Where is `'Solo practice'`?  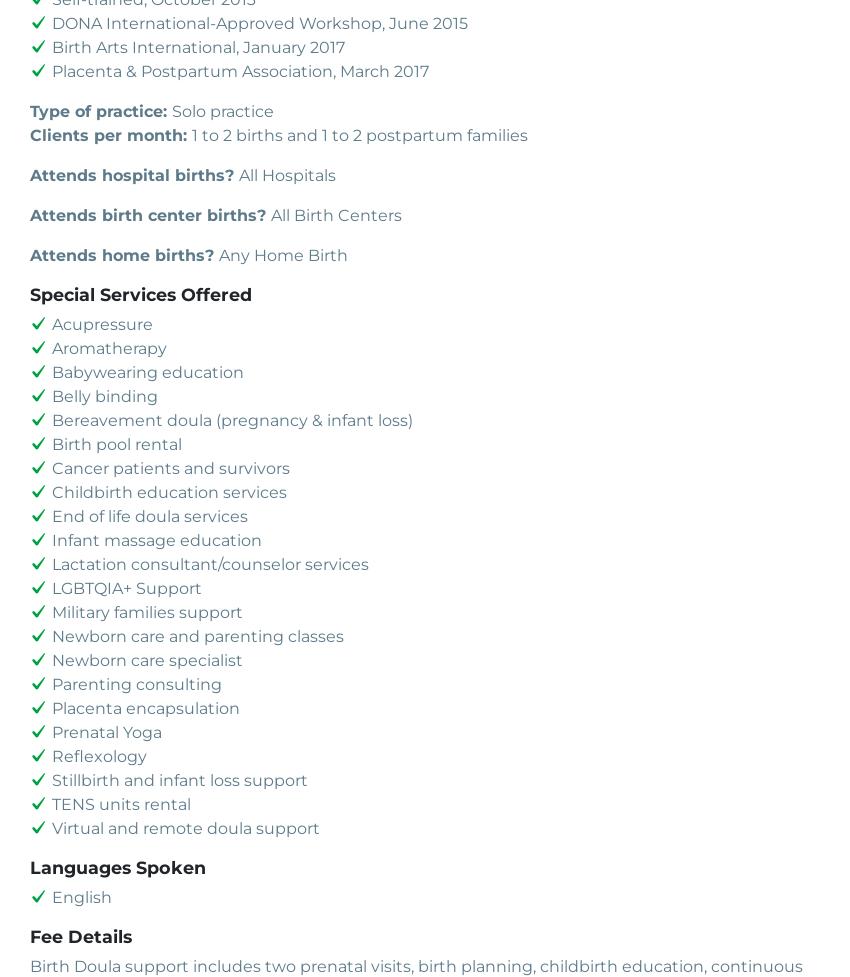
'Solo practice' is located at coordinates (223, 110).